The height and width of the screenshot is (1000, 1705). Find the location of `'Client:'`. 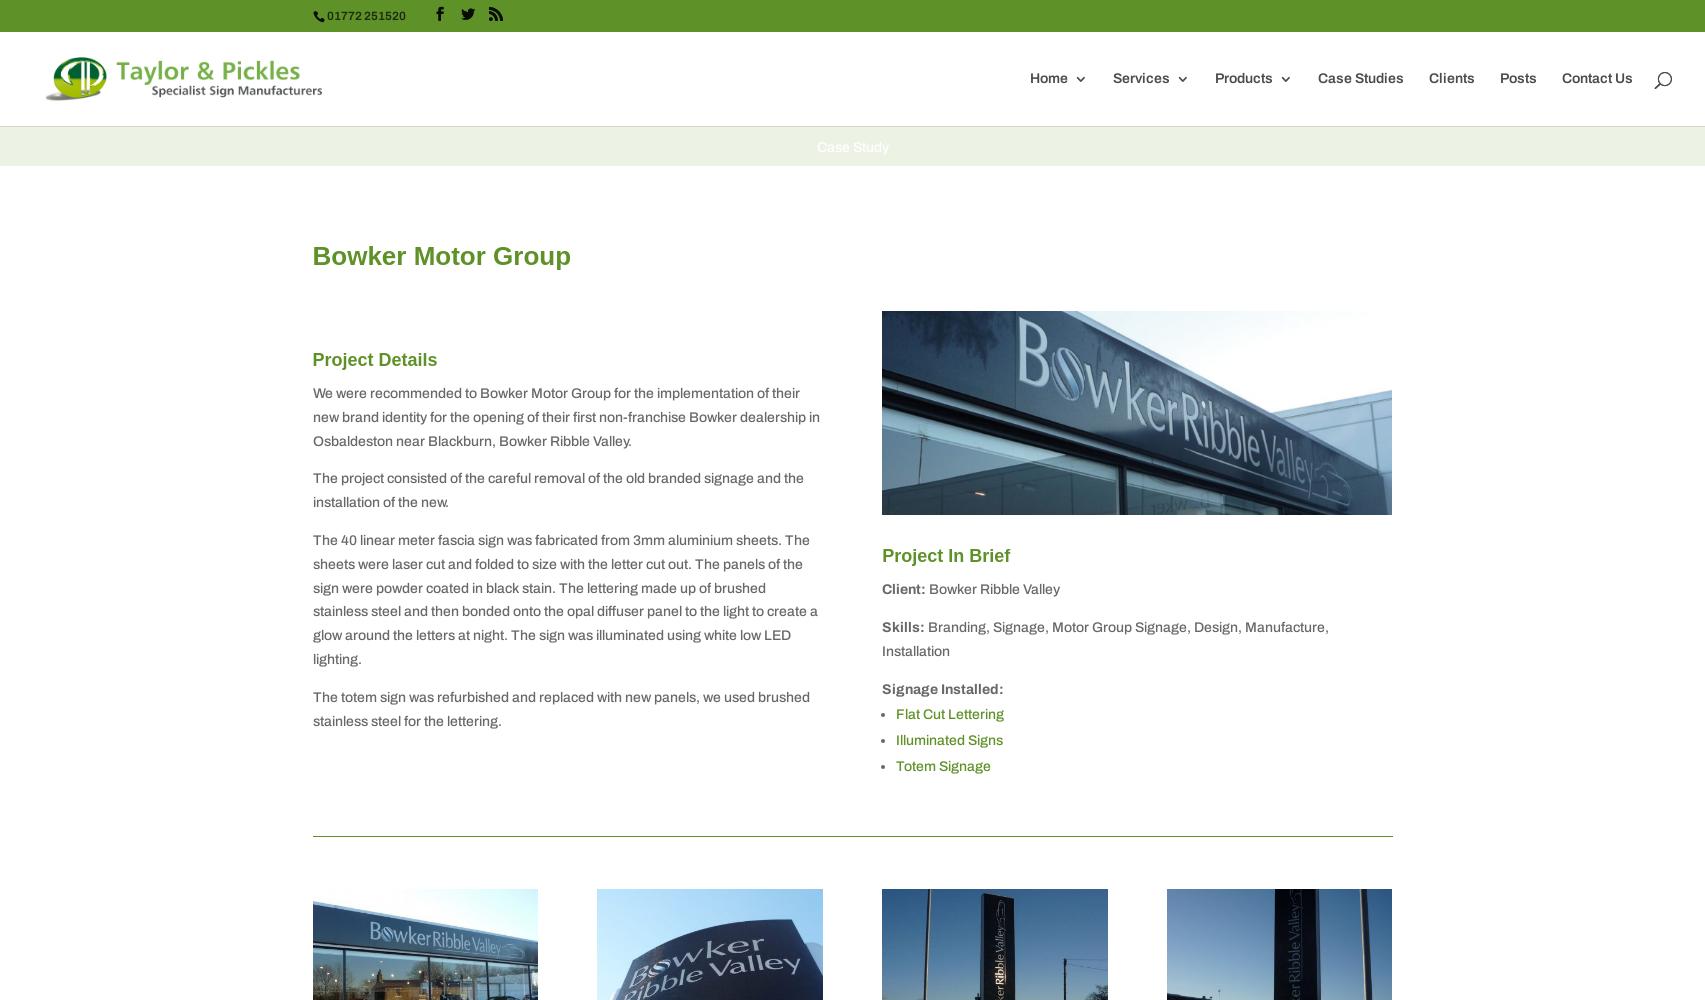

'Client:' is located at coordinates (880, 588).